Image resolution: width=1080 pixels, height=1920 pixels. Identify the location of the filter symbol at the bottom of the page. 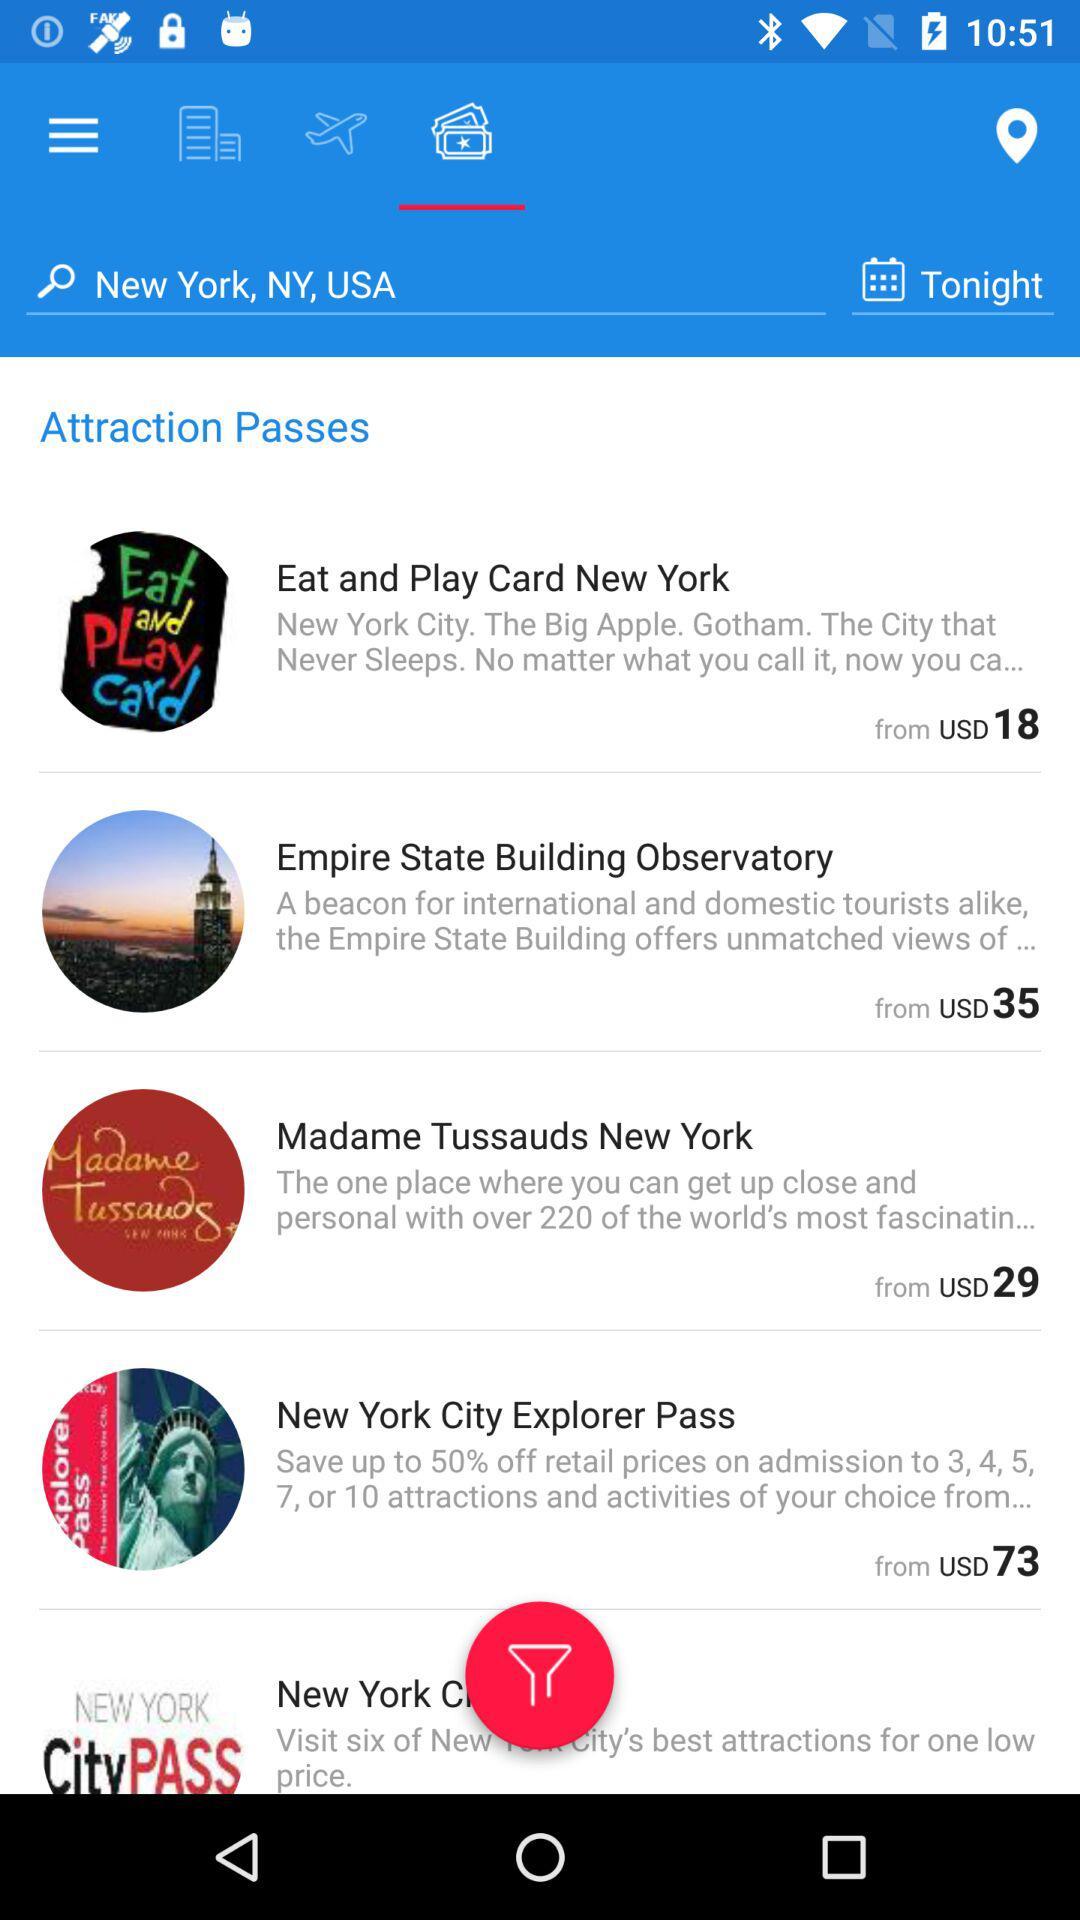
(540, 1682).